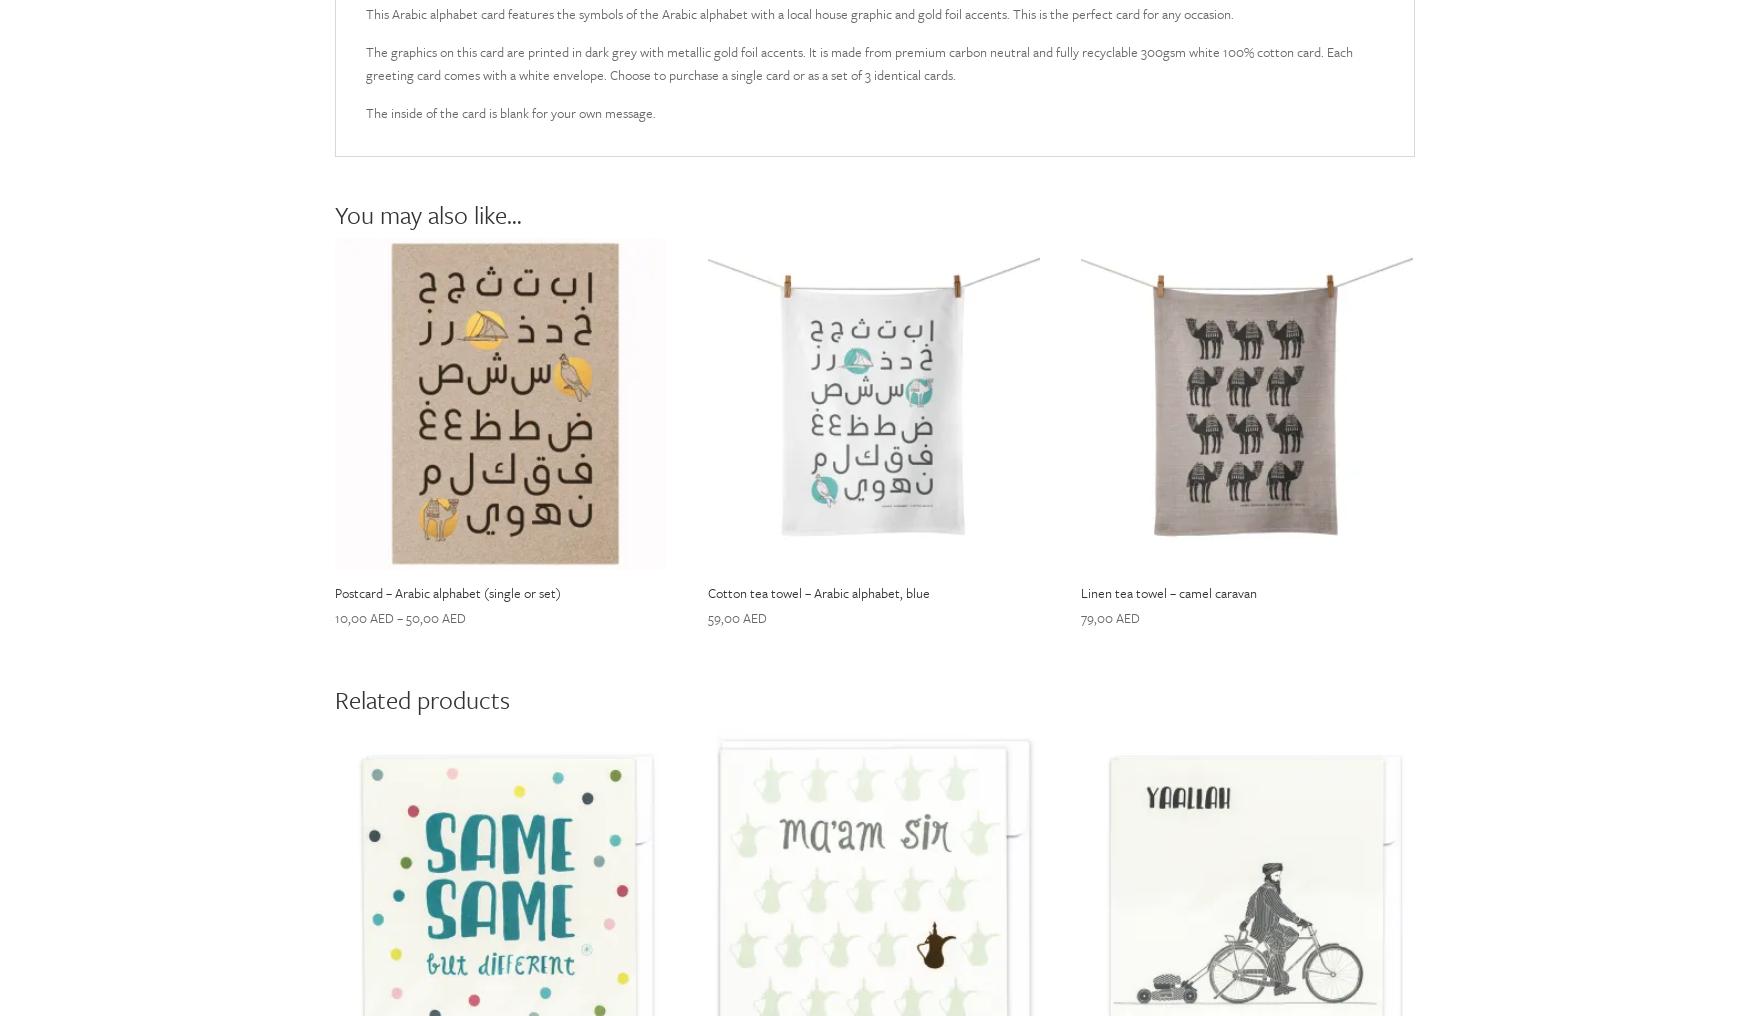 The width and height of the screenshot is (1749, 1016). What do you see at coordinates (446, 593) in the screenshot?
I see `'Postcard – Arabic alphabet  (single or set)'` at bounding box center [446, 593].